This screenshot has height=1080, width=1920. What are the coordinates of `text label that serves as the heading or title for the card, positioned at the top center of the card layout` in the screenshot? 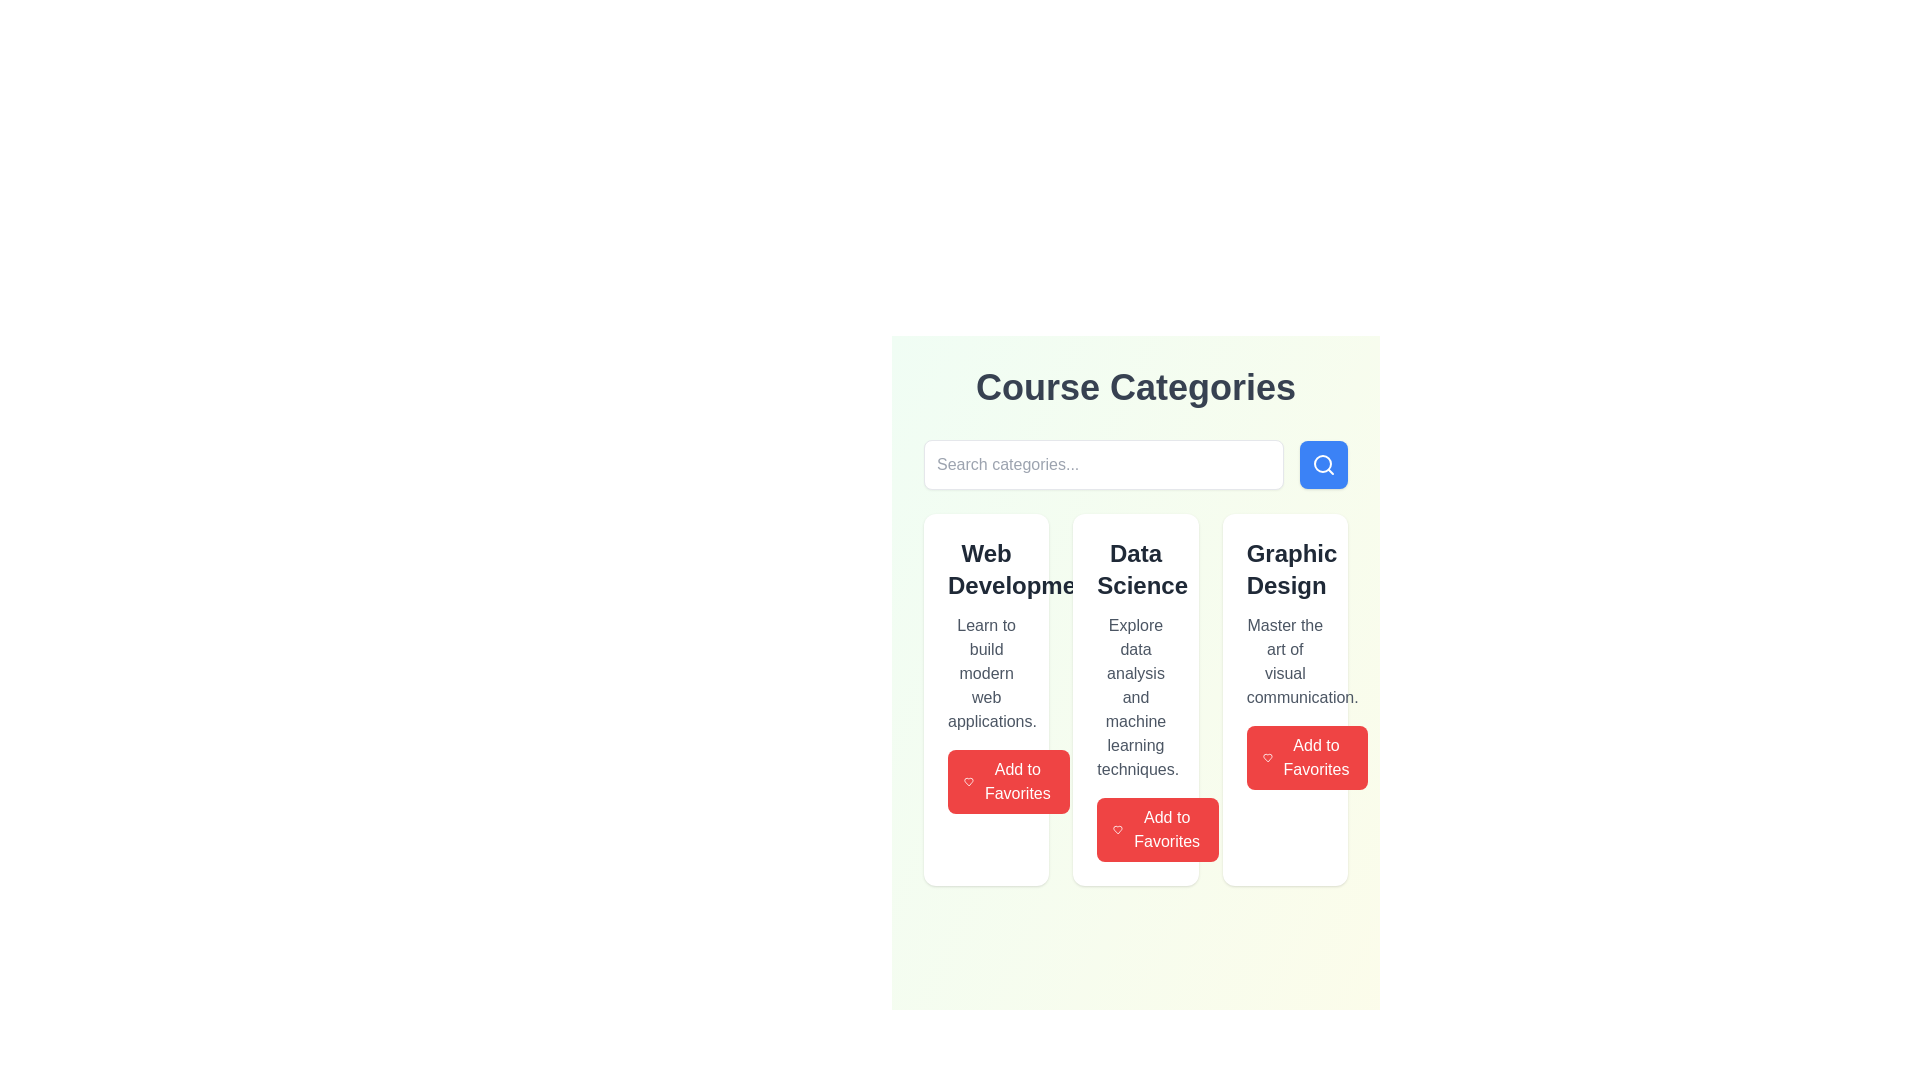 It's located at (1136, 570).